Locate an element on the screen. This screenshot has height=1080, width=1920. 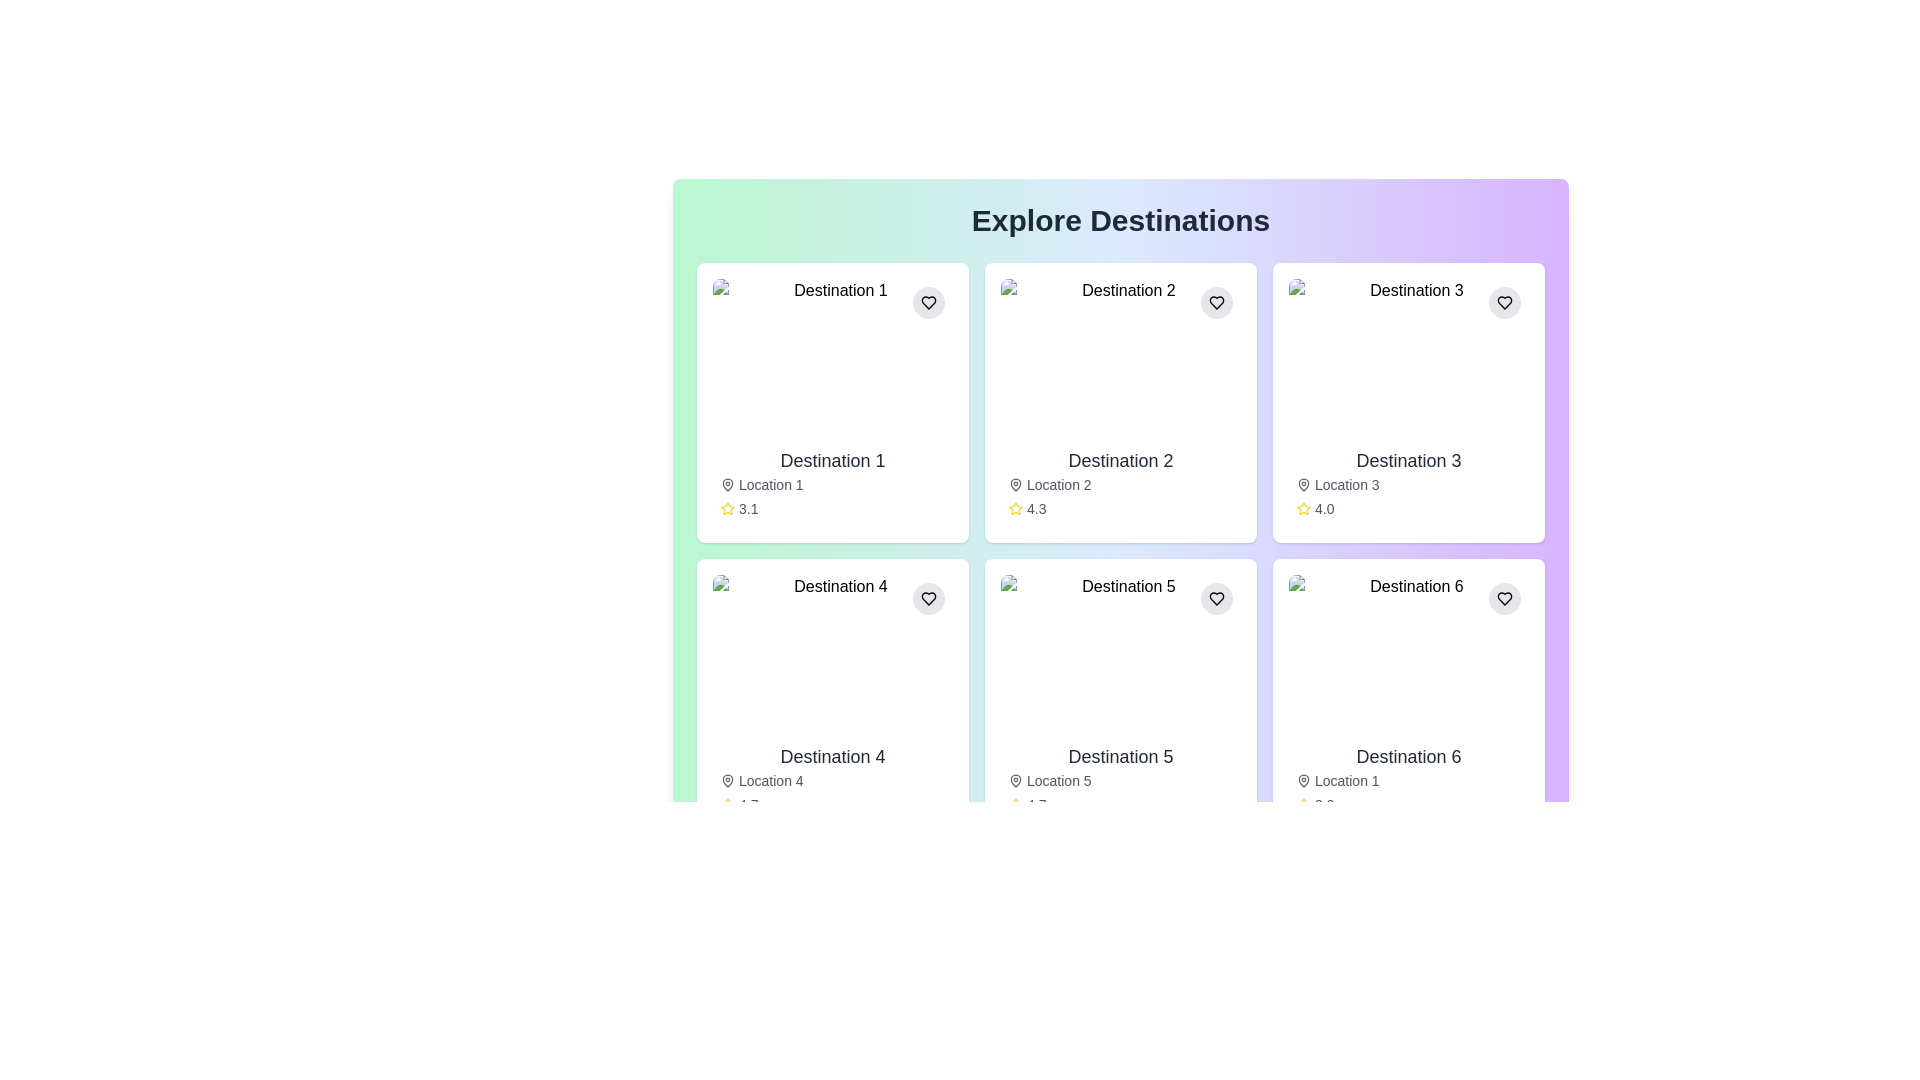
the heart-shaped icon representing 'like' or 'add to favorites' in the 'Destination 2' panel of the 'Explore Destinations' section is located at coordinates (1216, 303).